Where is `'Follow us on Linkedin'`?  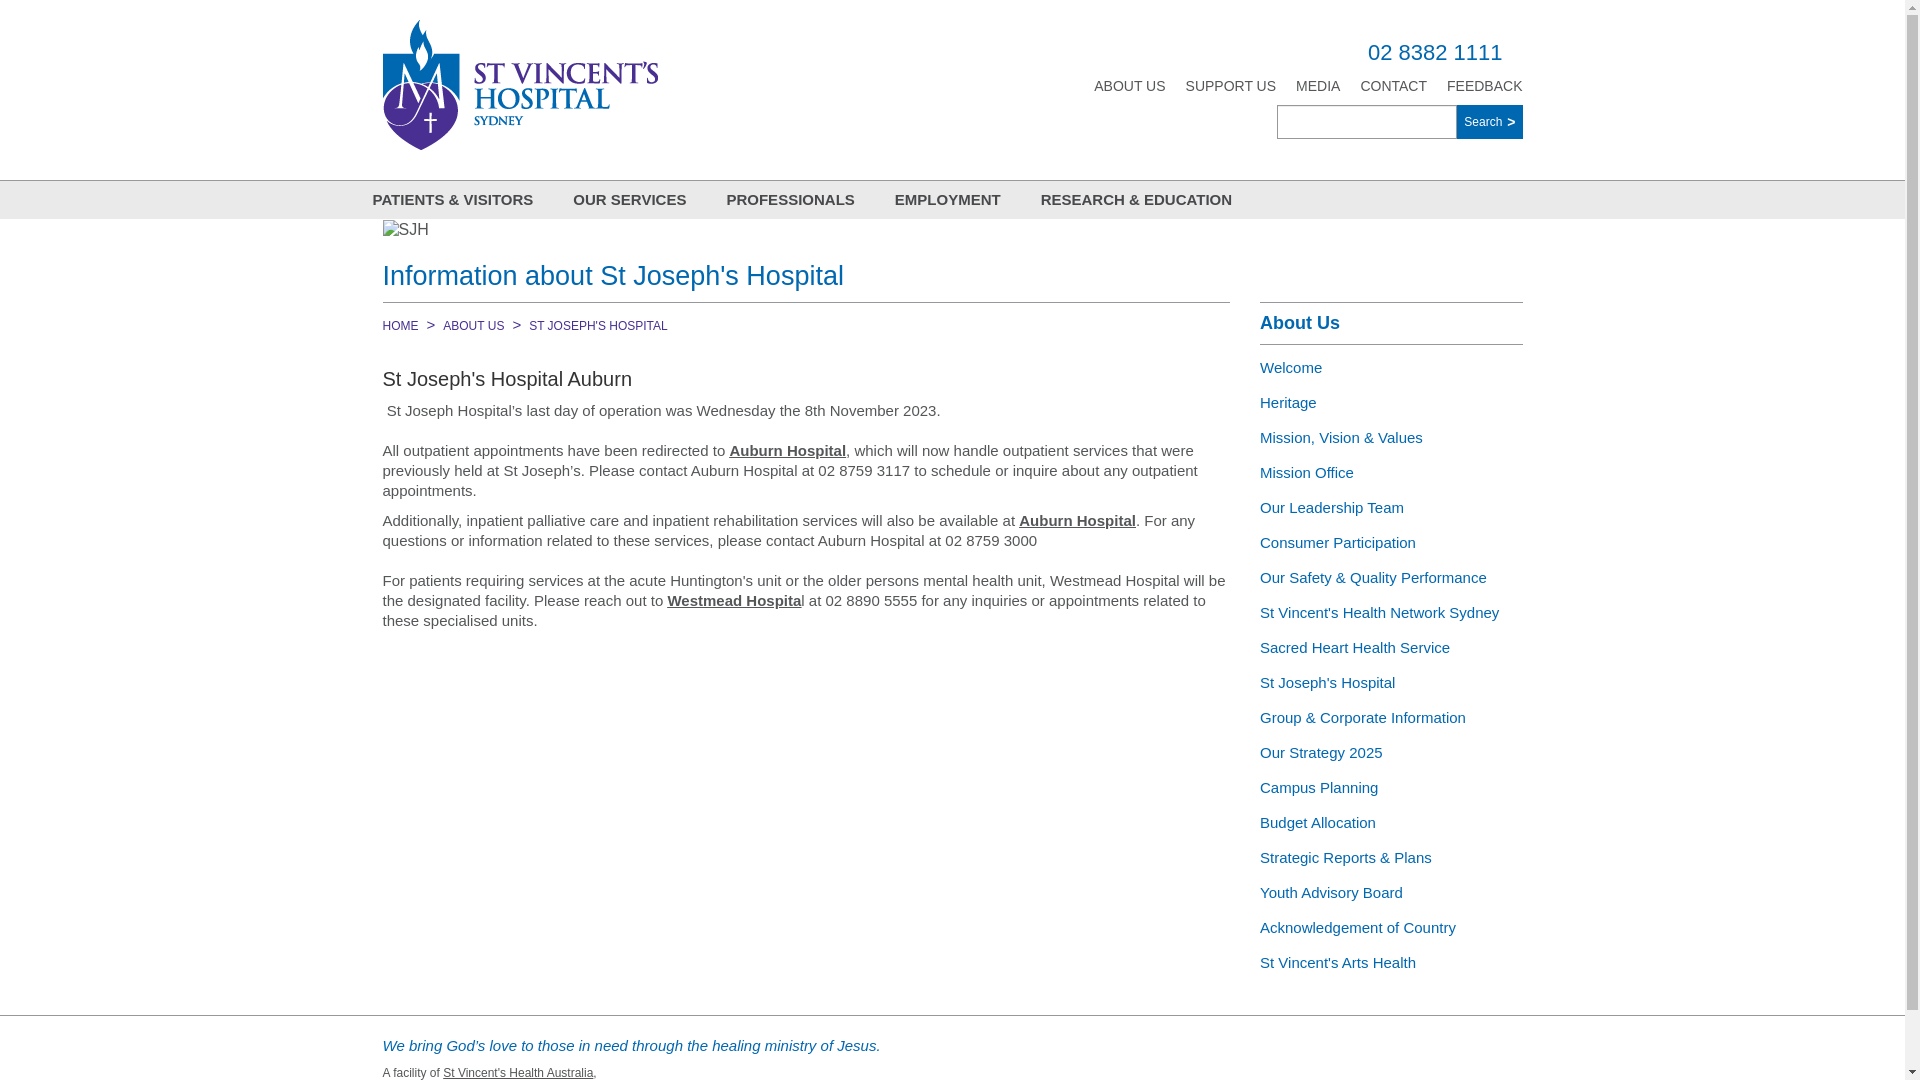 'Follow us on Linkedin' is located at coordinates (1415, 1055).